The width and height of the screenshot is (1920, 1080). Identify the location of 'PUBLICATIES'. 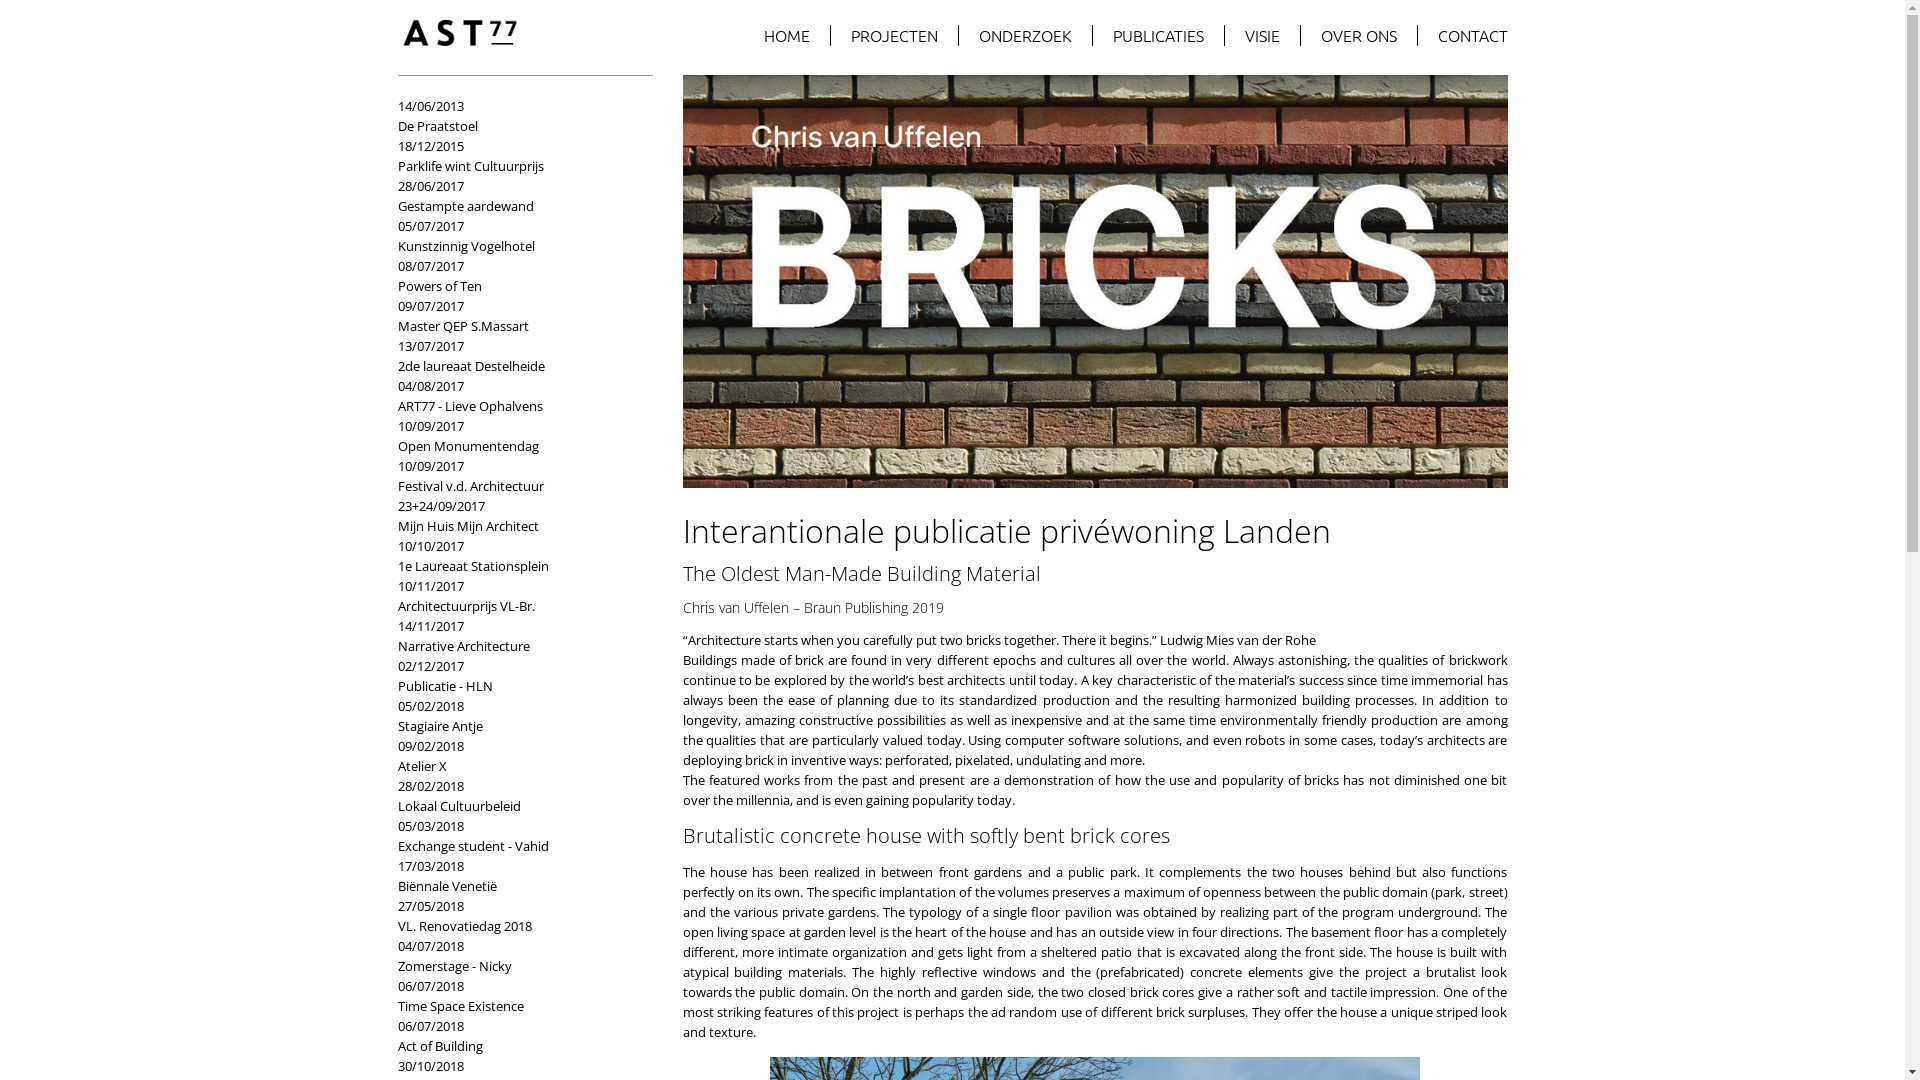
(1090, 35).